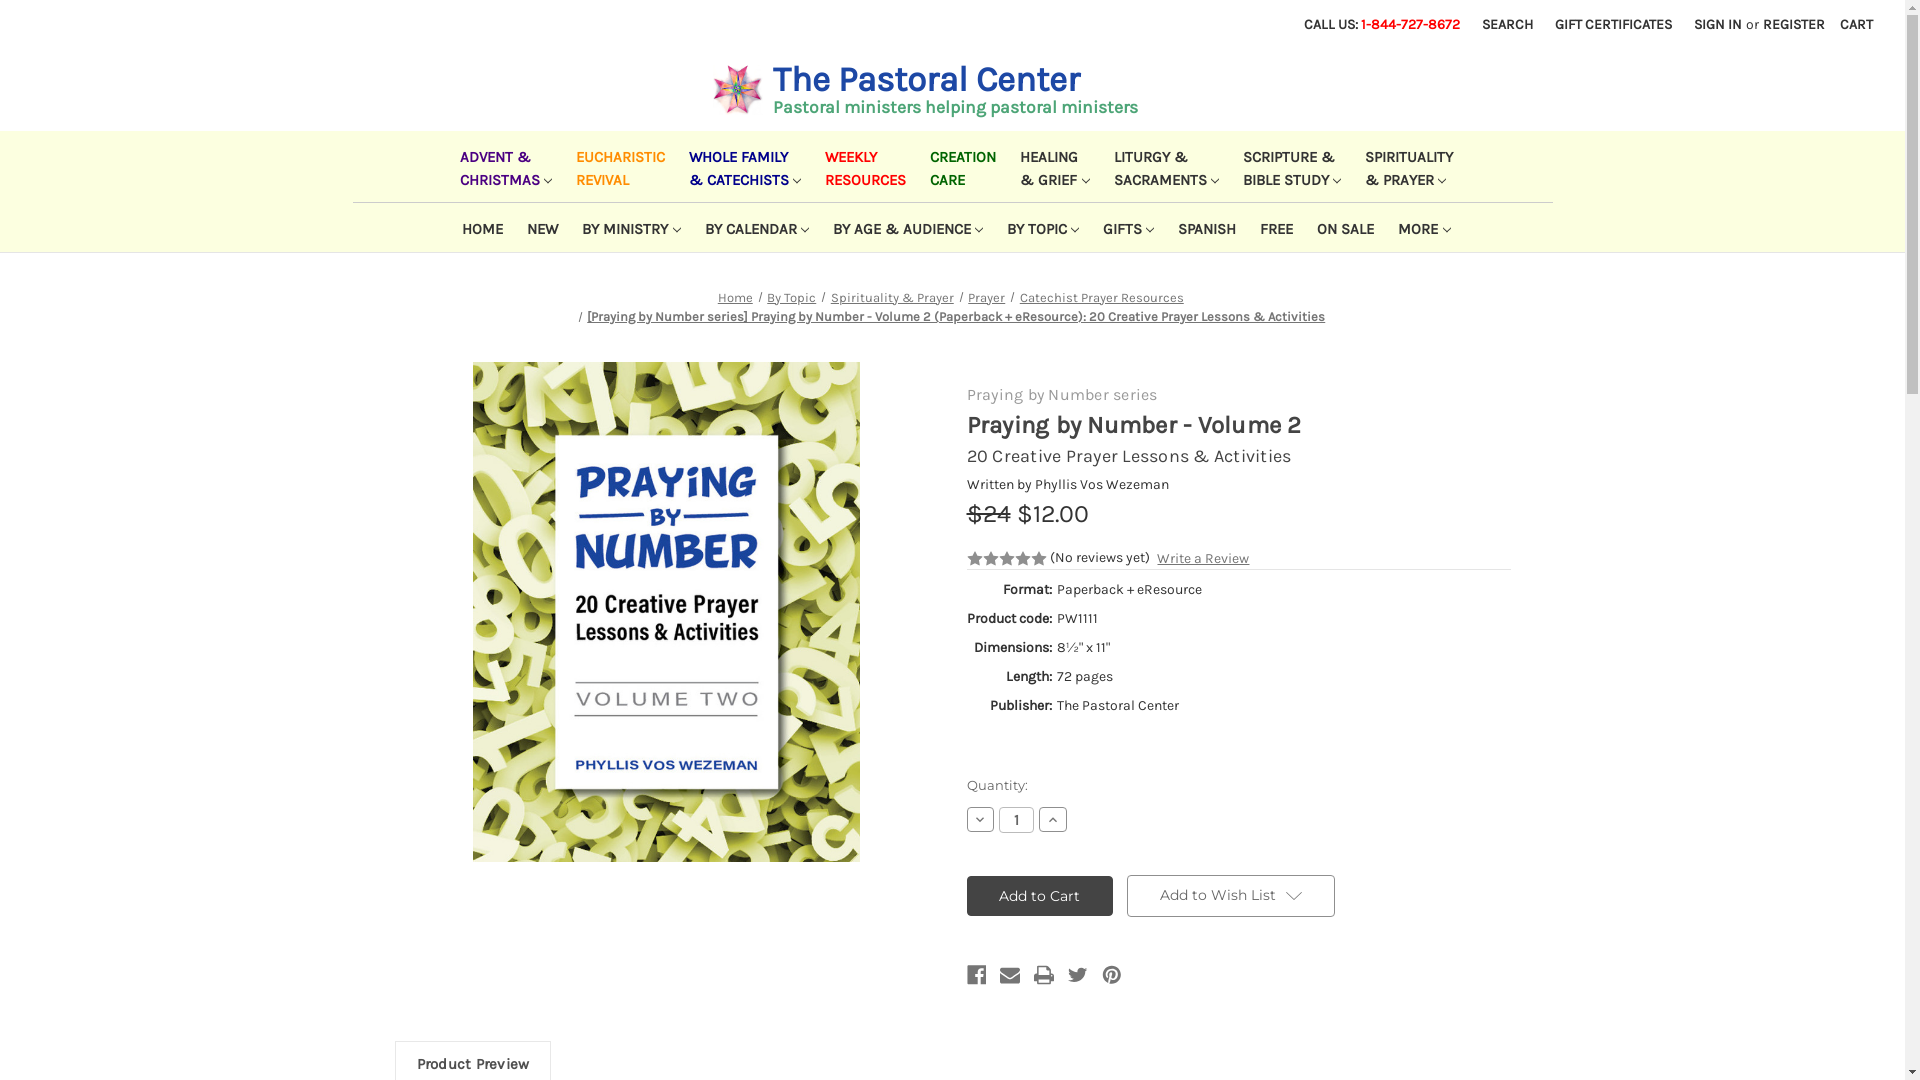  Describe the element at coordinates (1049, 165) in the screenshot. I see `'HEALING` at that location.